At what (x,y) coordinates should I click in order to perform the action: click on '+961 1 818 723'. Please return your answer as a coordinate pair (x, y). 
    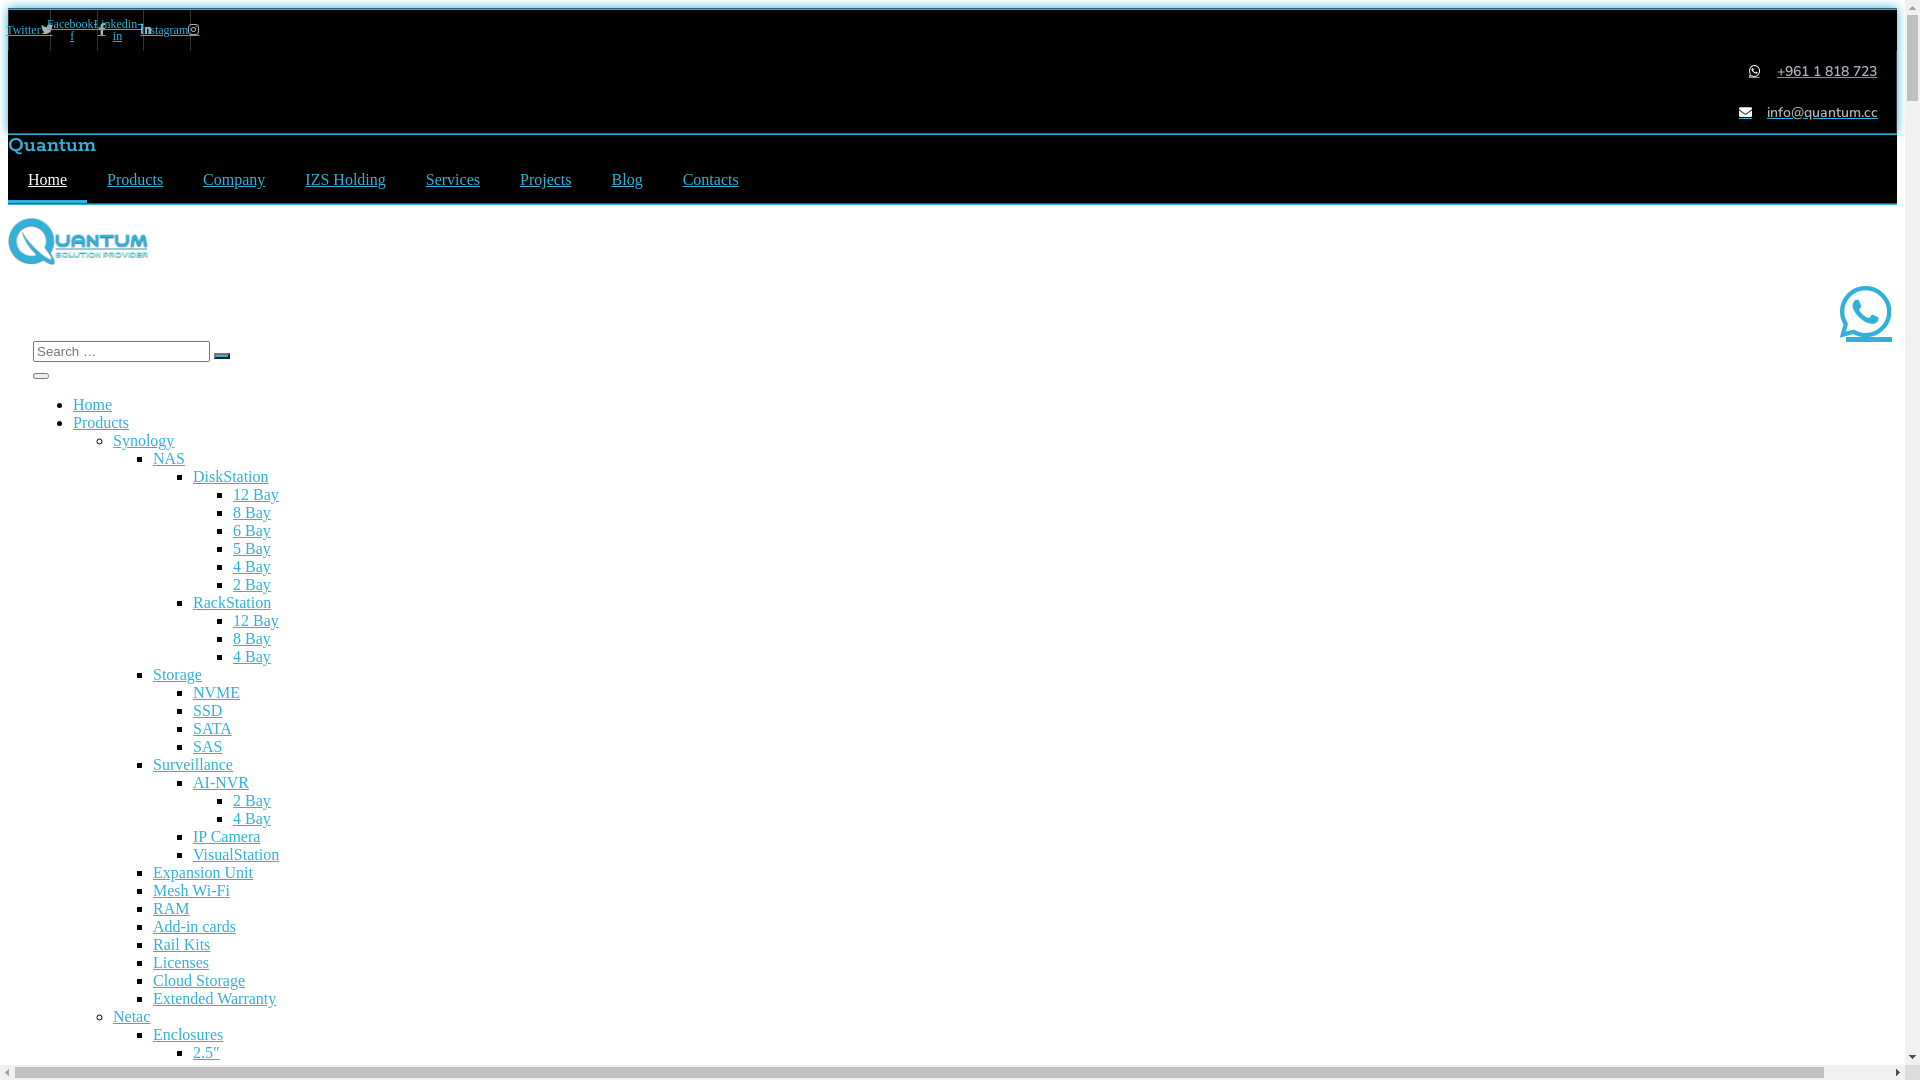
    Looking at the image, I should click on (941, 70).